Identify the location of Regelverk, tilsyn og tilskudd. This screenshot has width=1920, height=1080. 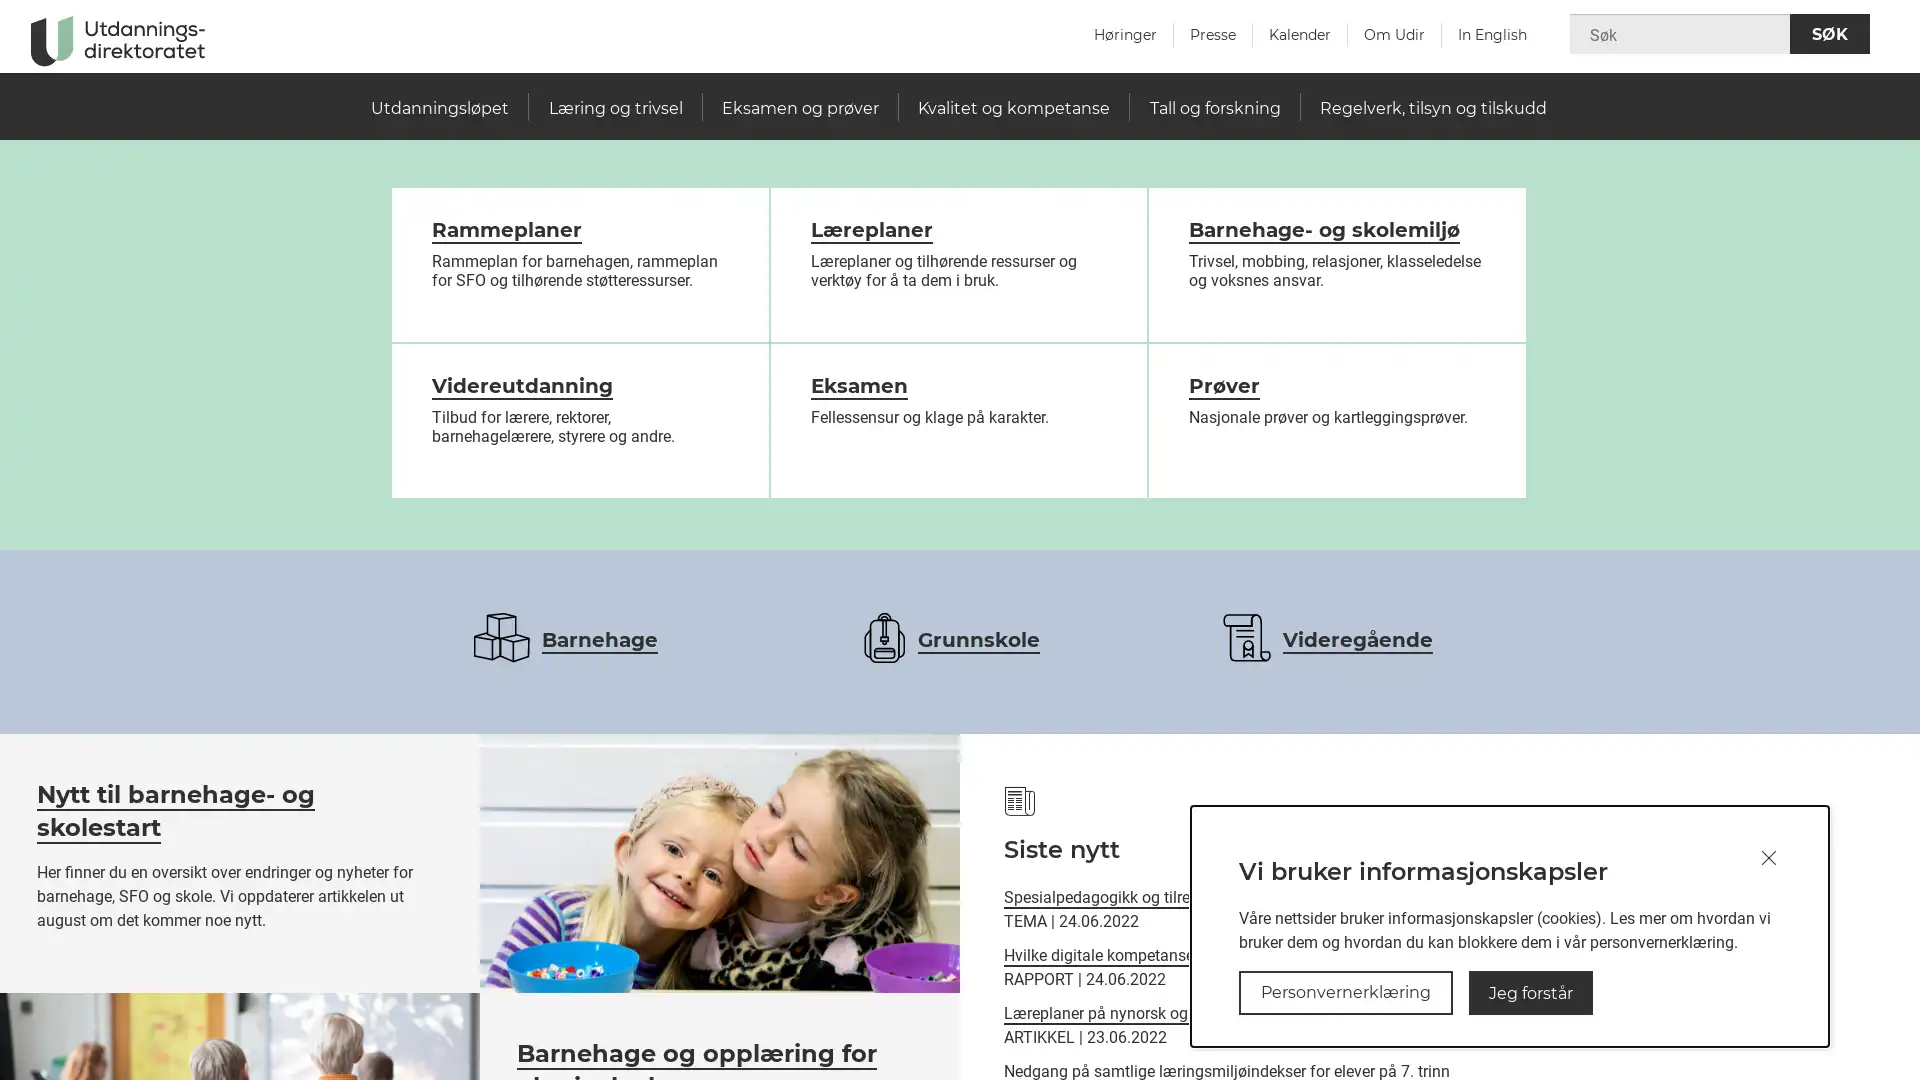
(1431, 108).